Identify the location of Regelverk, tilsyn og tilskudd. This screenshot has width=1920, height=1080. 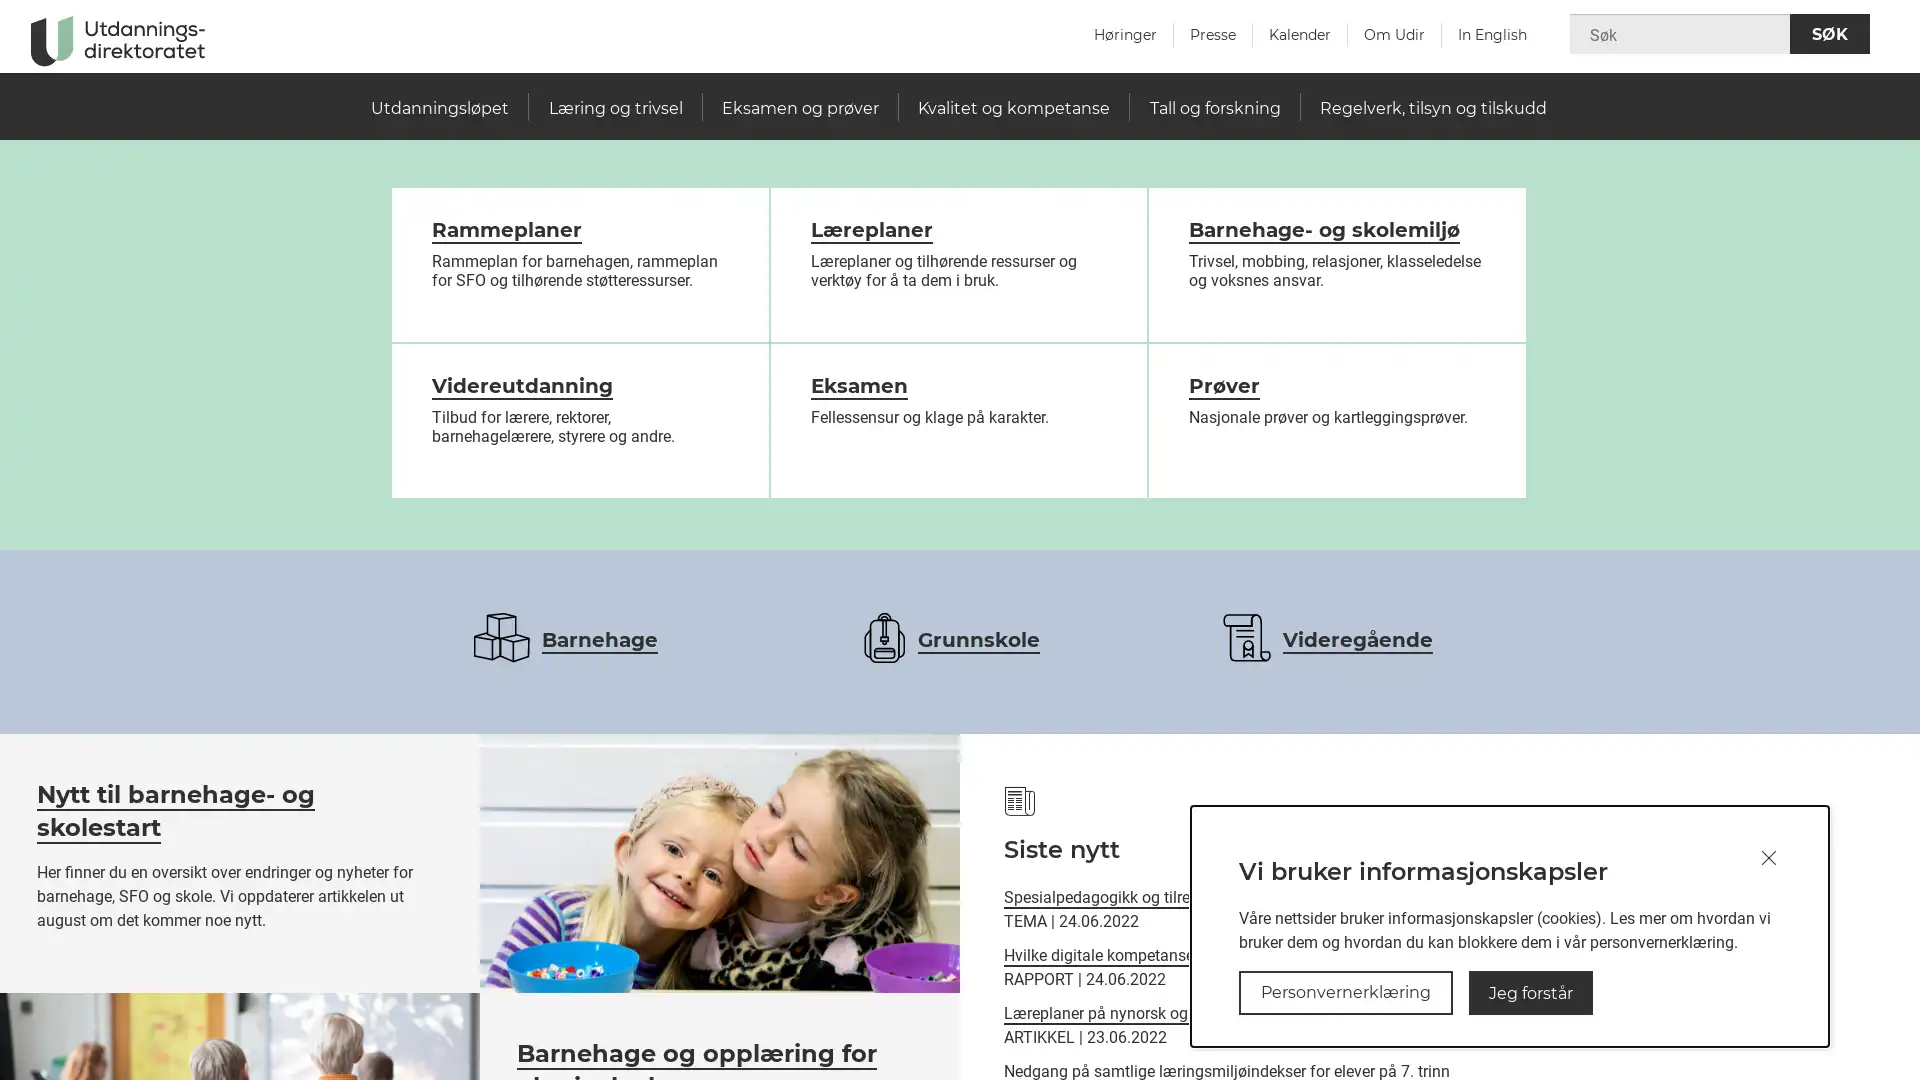
(1431, 108).